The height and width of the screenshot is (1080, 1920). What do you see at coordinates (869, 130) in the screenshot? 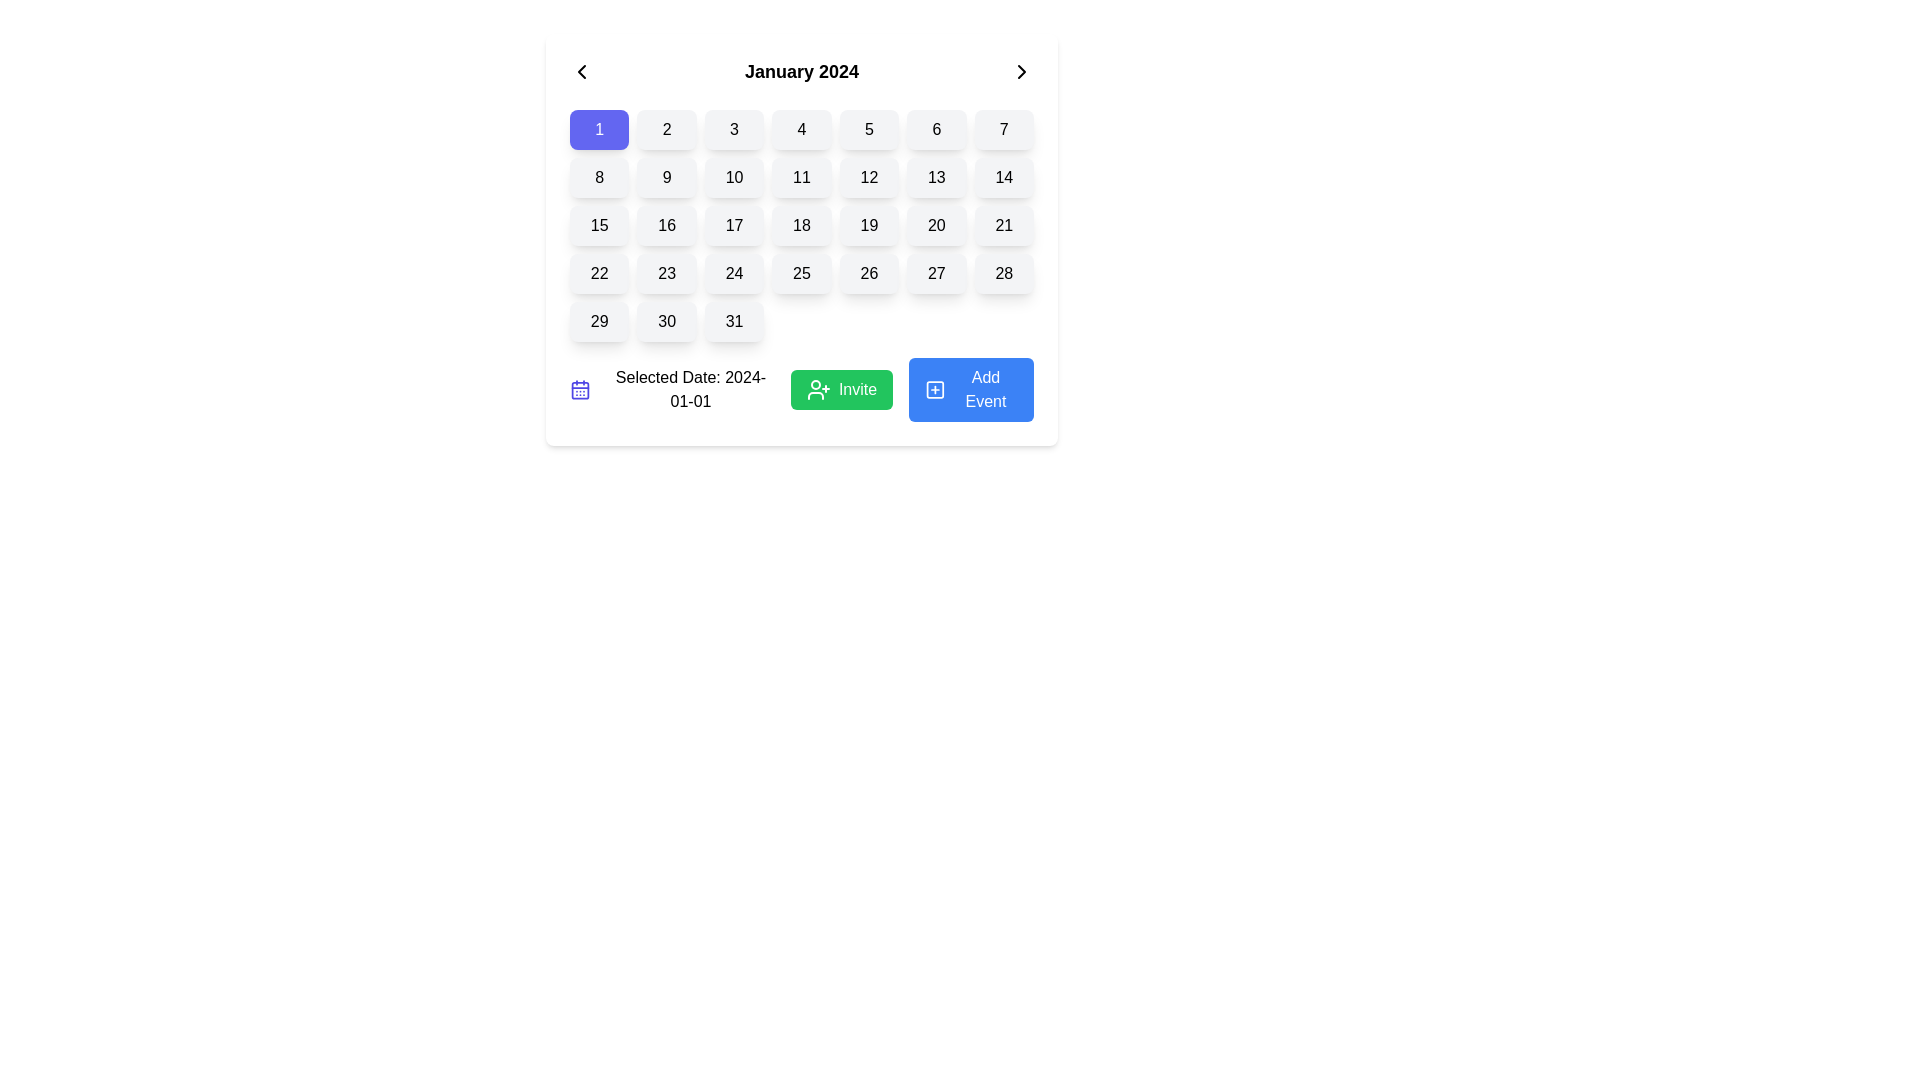
I see `the square-shaped button with the text '5' in a calendar layout` at bounding box center [869, 130].